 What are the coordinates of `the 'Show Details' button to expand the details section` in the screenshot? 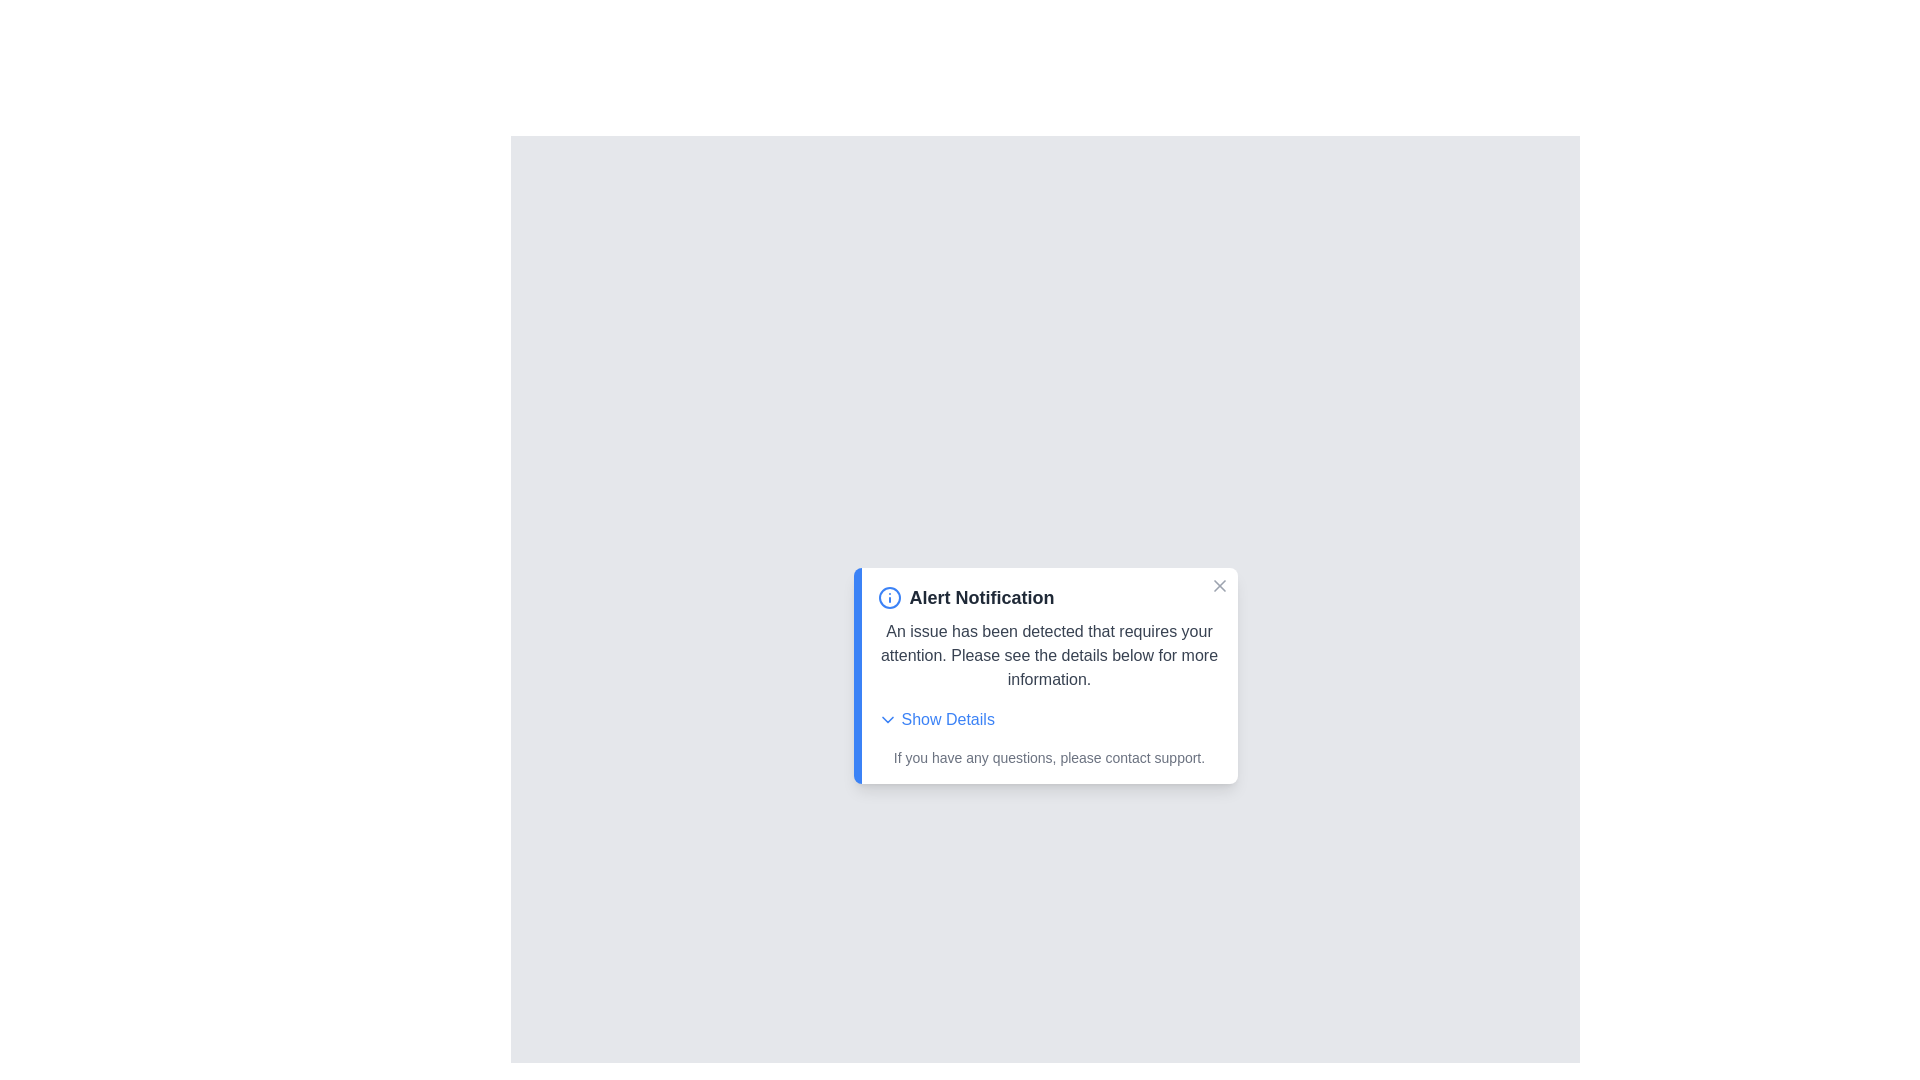 It's located at (935, 720).